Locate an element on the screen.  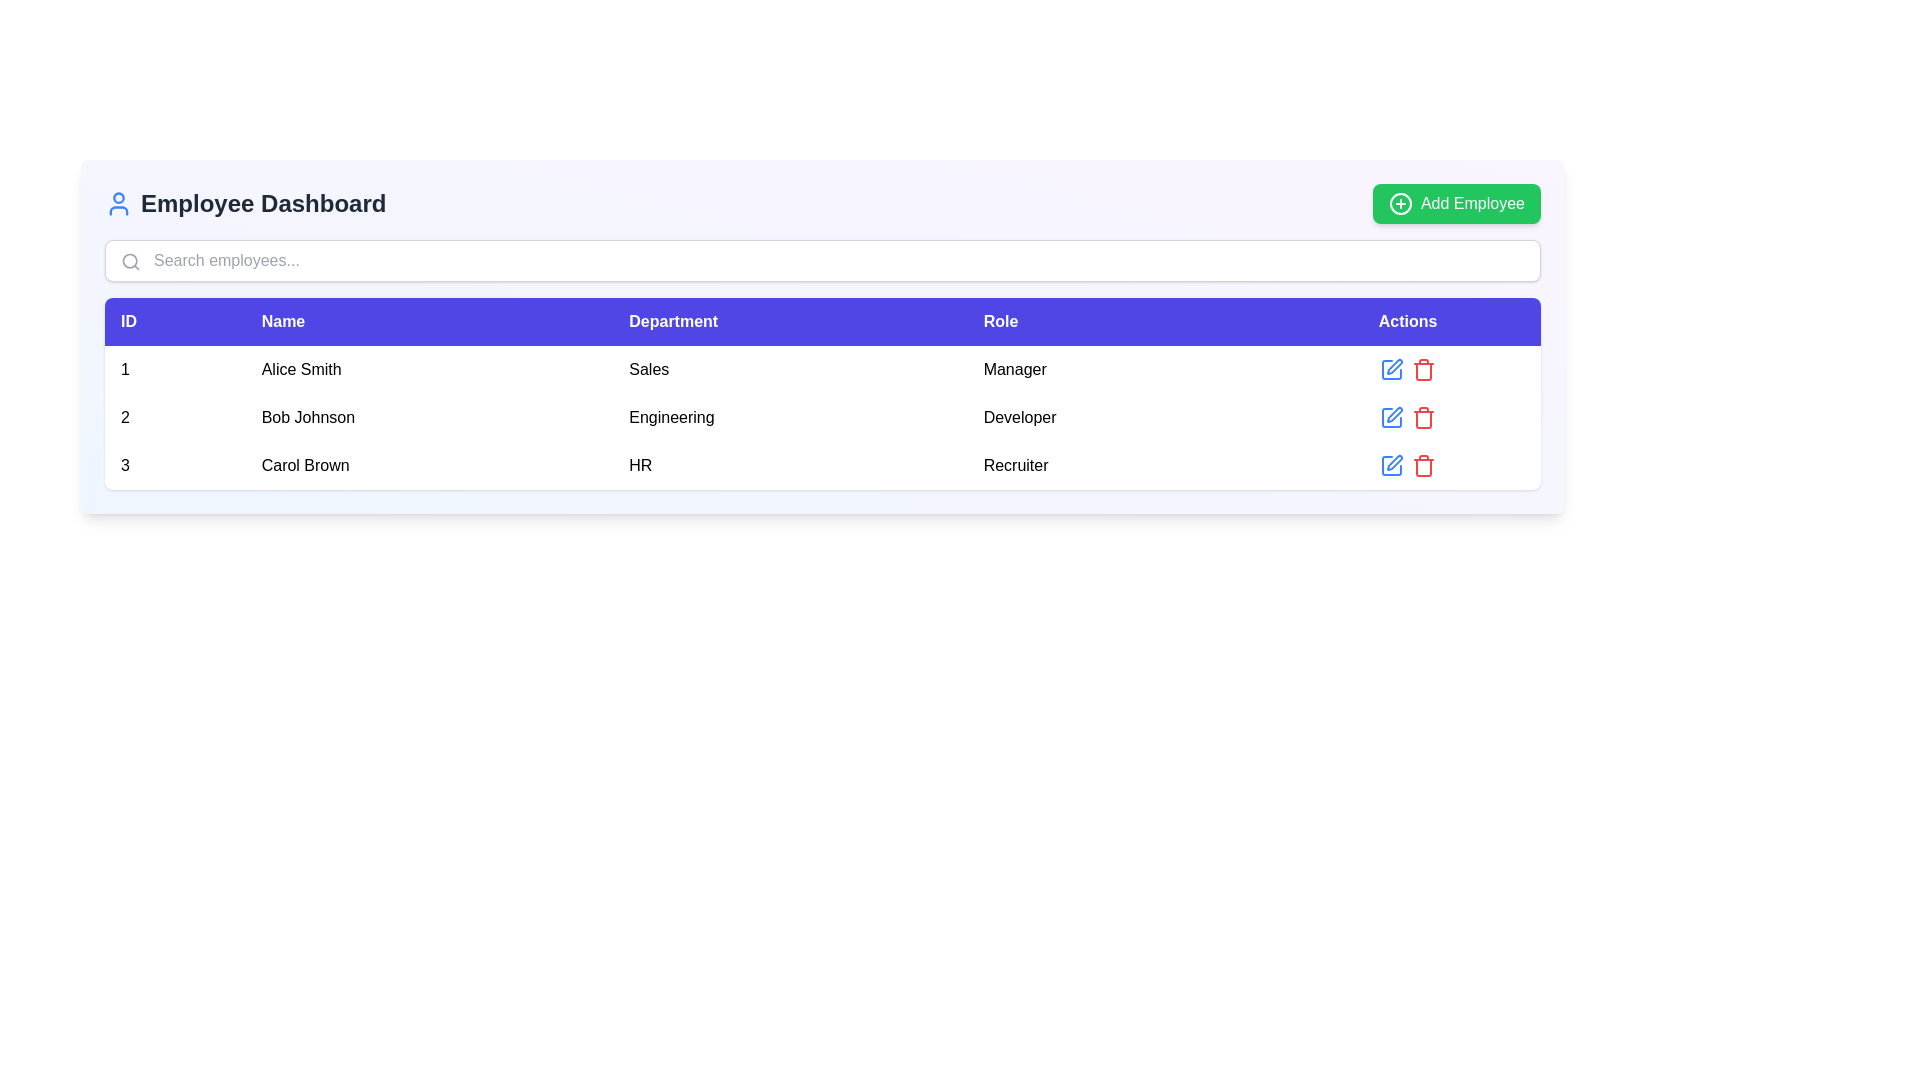
the edit/pencil icon located in the third row of the employee table under the 'Actions' column to initiate the edit action is located at coordinates (1394, 414).